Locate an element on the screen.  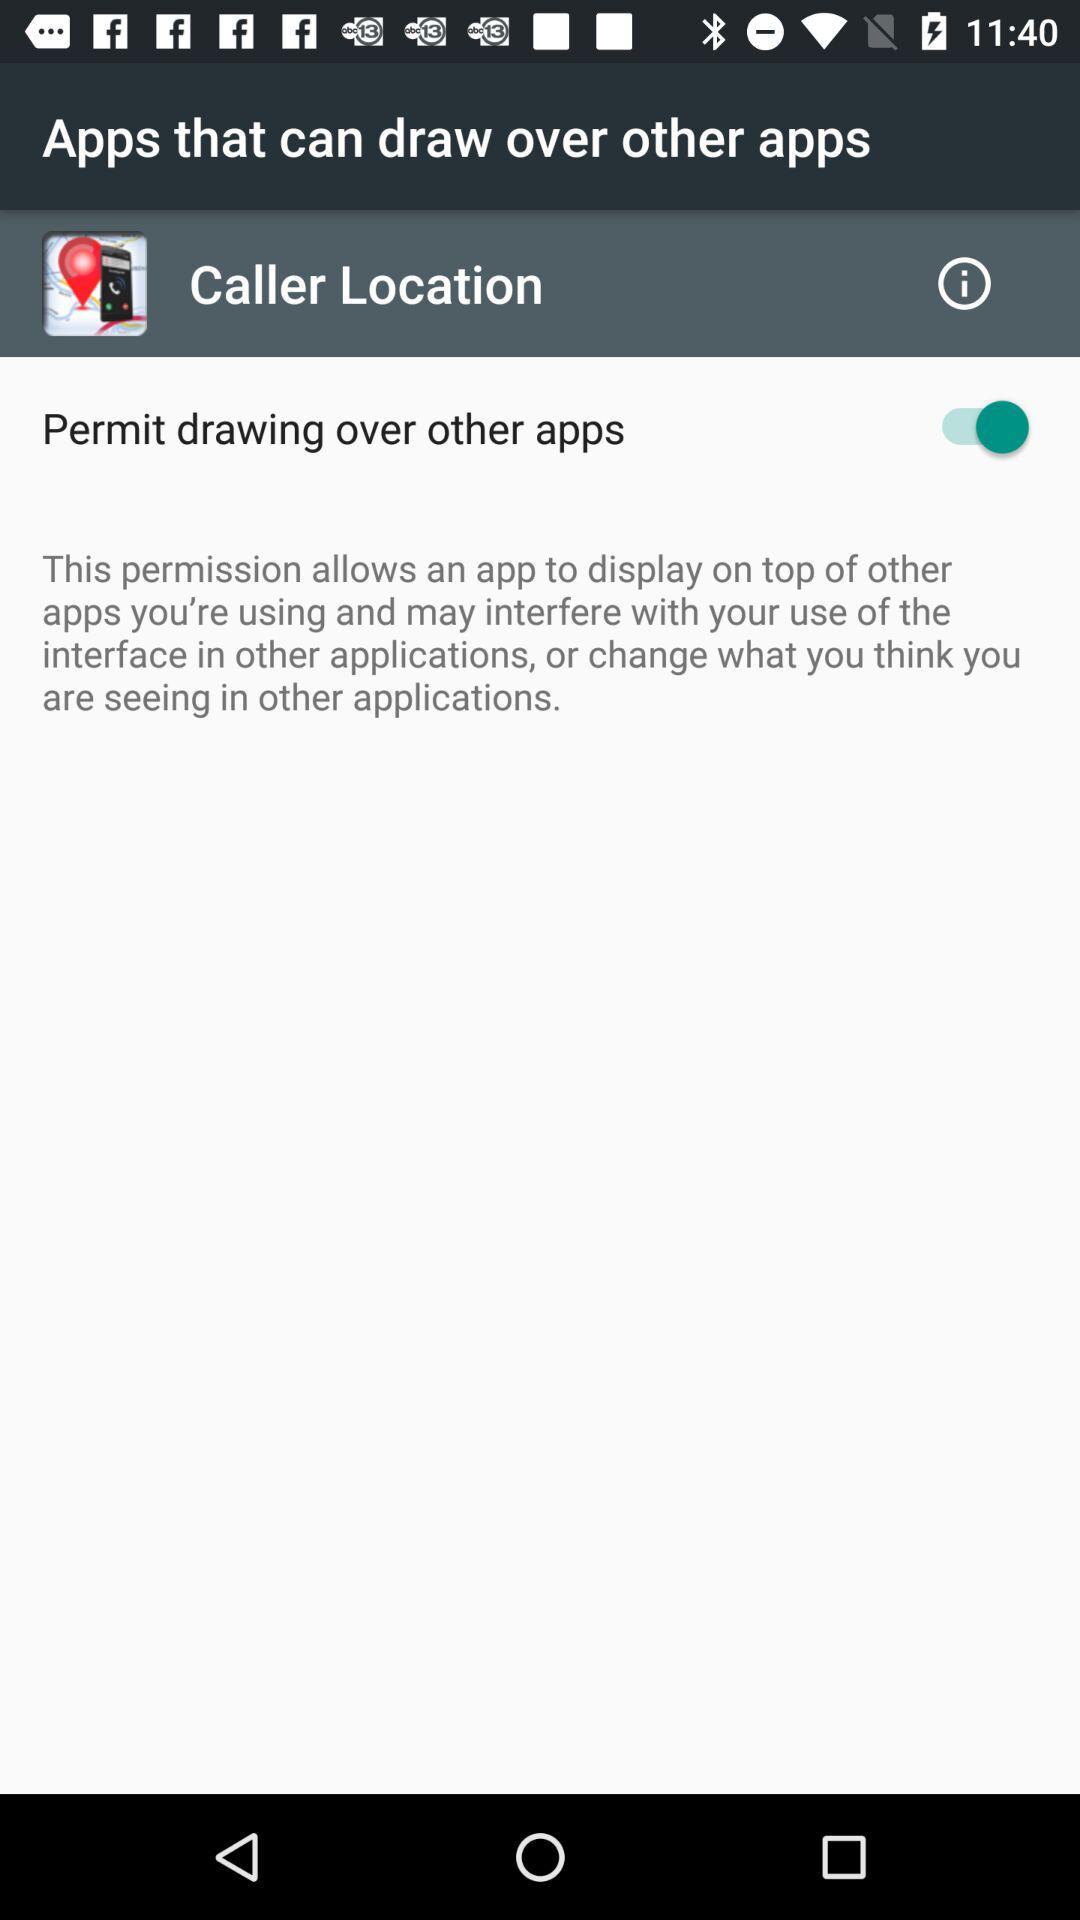
the app to the right of the caller location icon is located at coordinates (963, 282).